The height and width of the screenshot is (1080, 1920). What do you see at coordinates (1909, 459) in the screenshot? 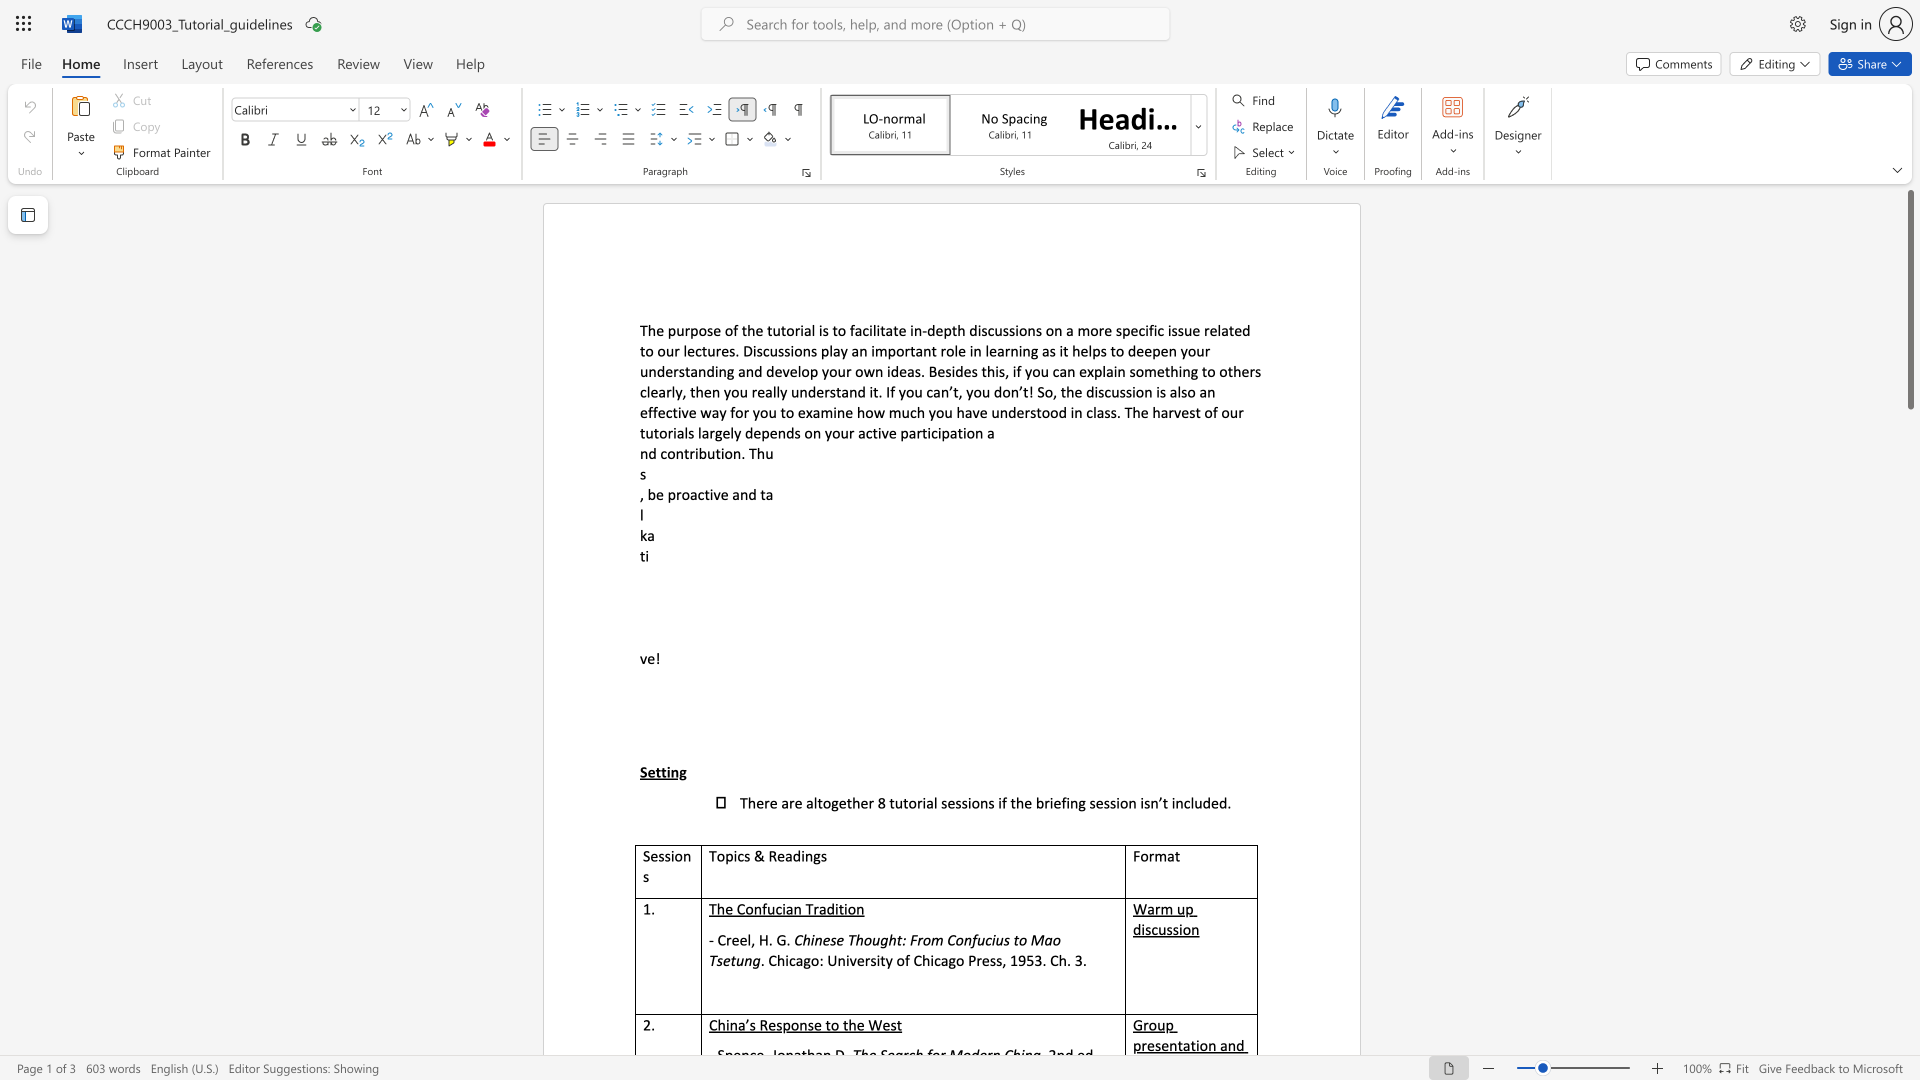
I see `the side scrollbar to bring the page down` at bounding box center [1909, 459].